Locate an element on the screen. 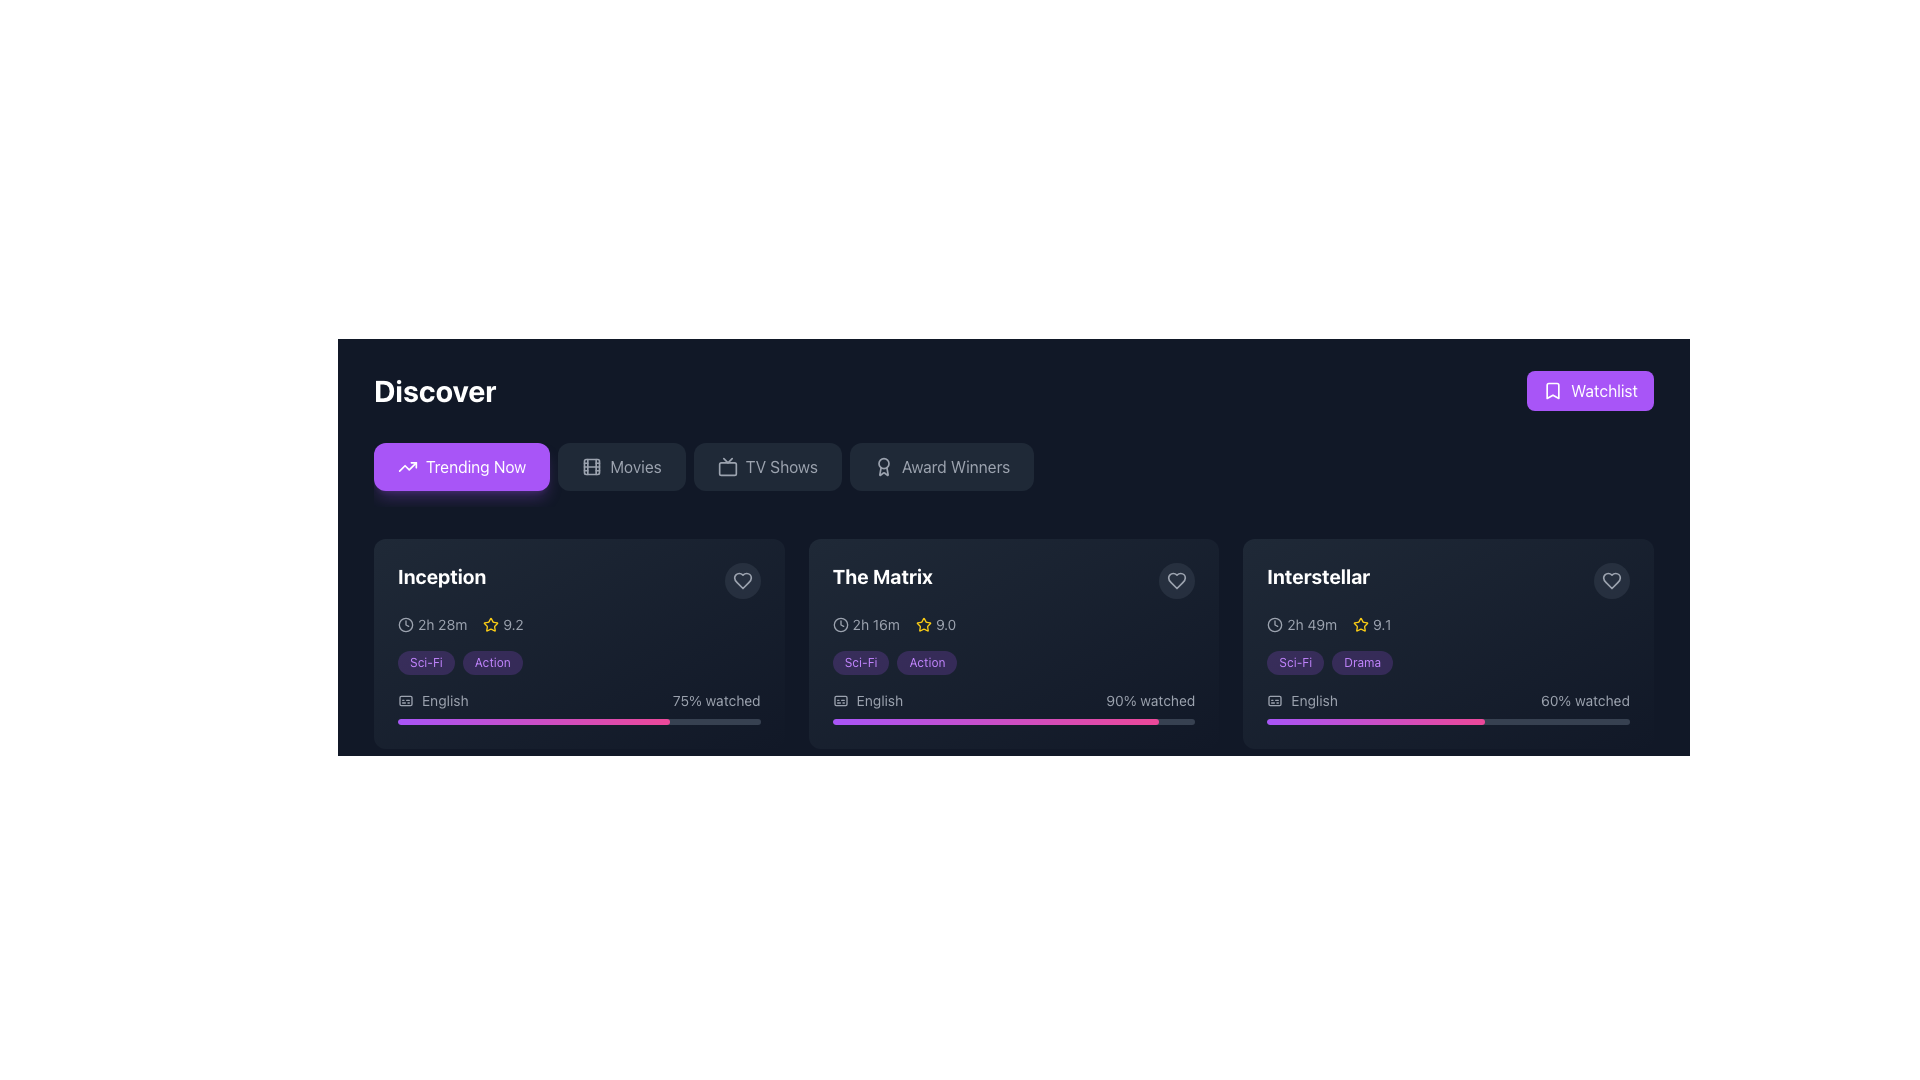 This screenshot has height=1080, width=1920. watched progress is located at coordinates (1394, 721).